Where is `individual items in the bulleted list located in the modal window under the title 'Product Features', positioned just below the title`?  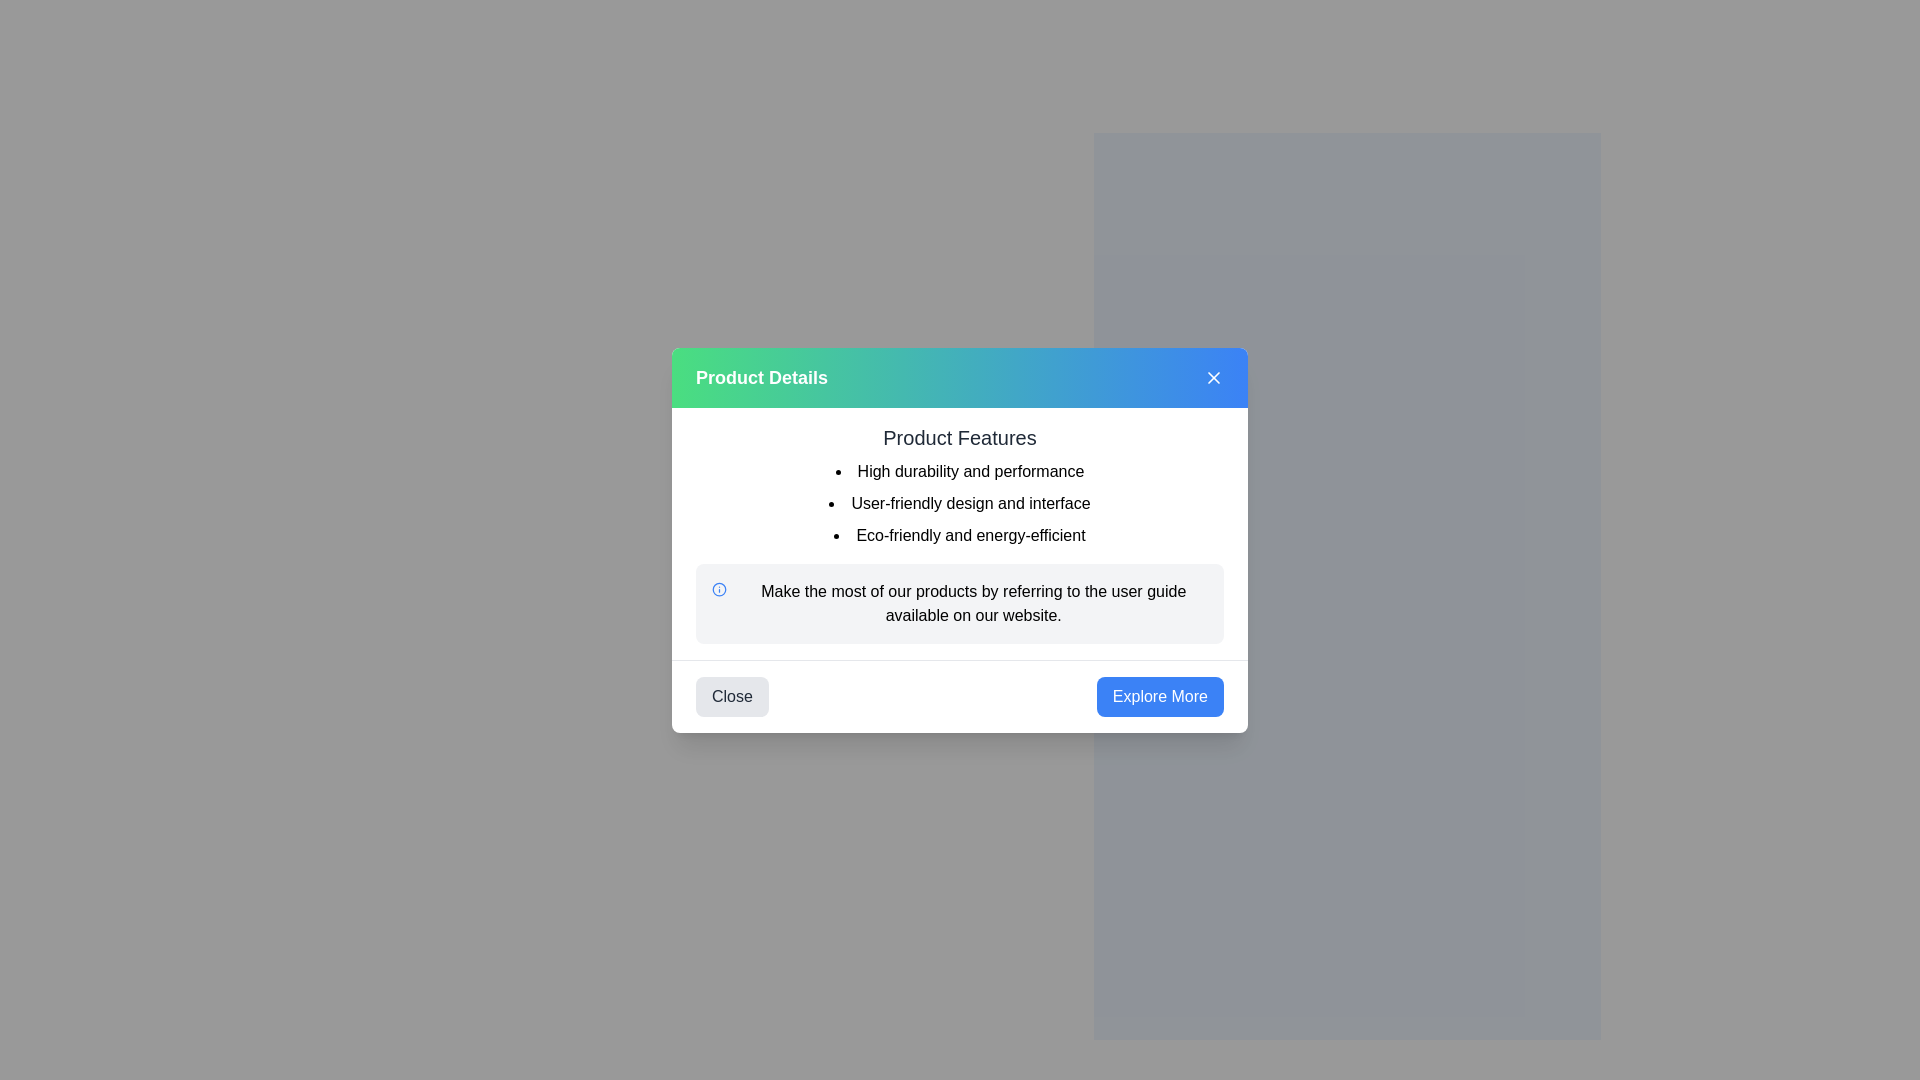 individual items in the bulleted list located in the modal window under the title 'Product Features', positioned just below the title is located at coordinates (960, 501).